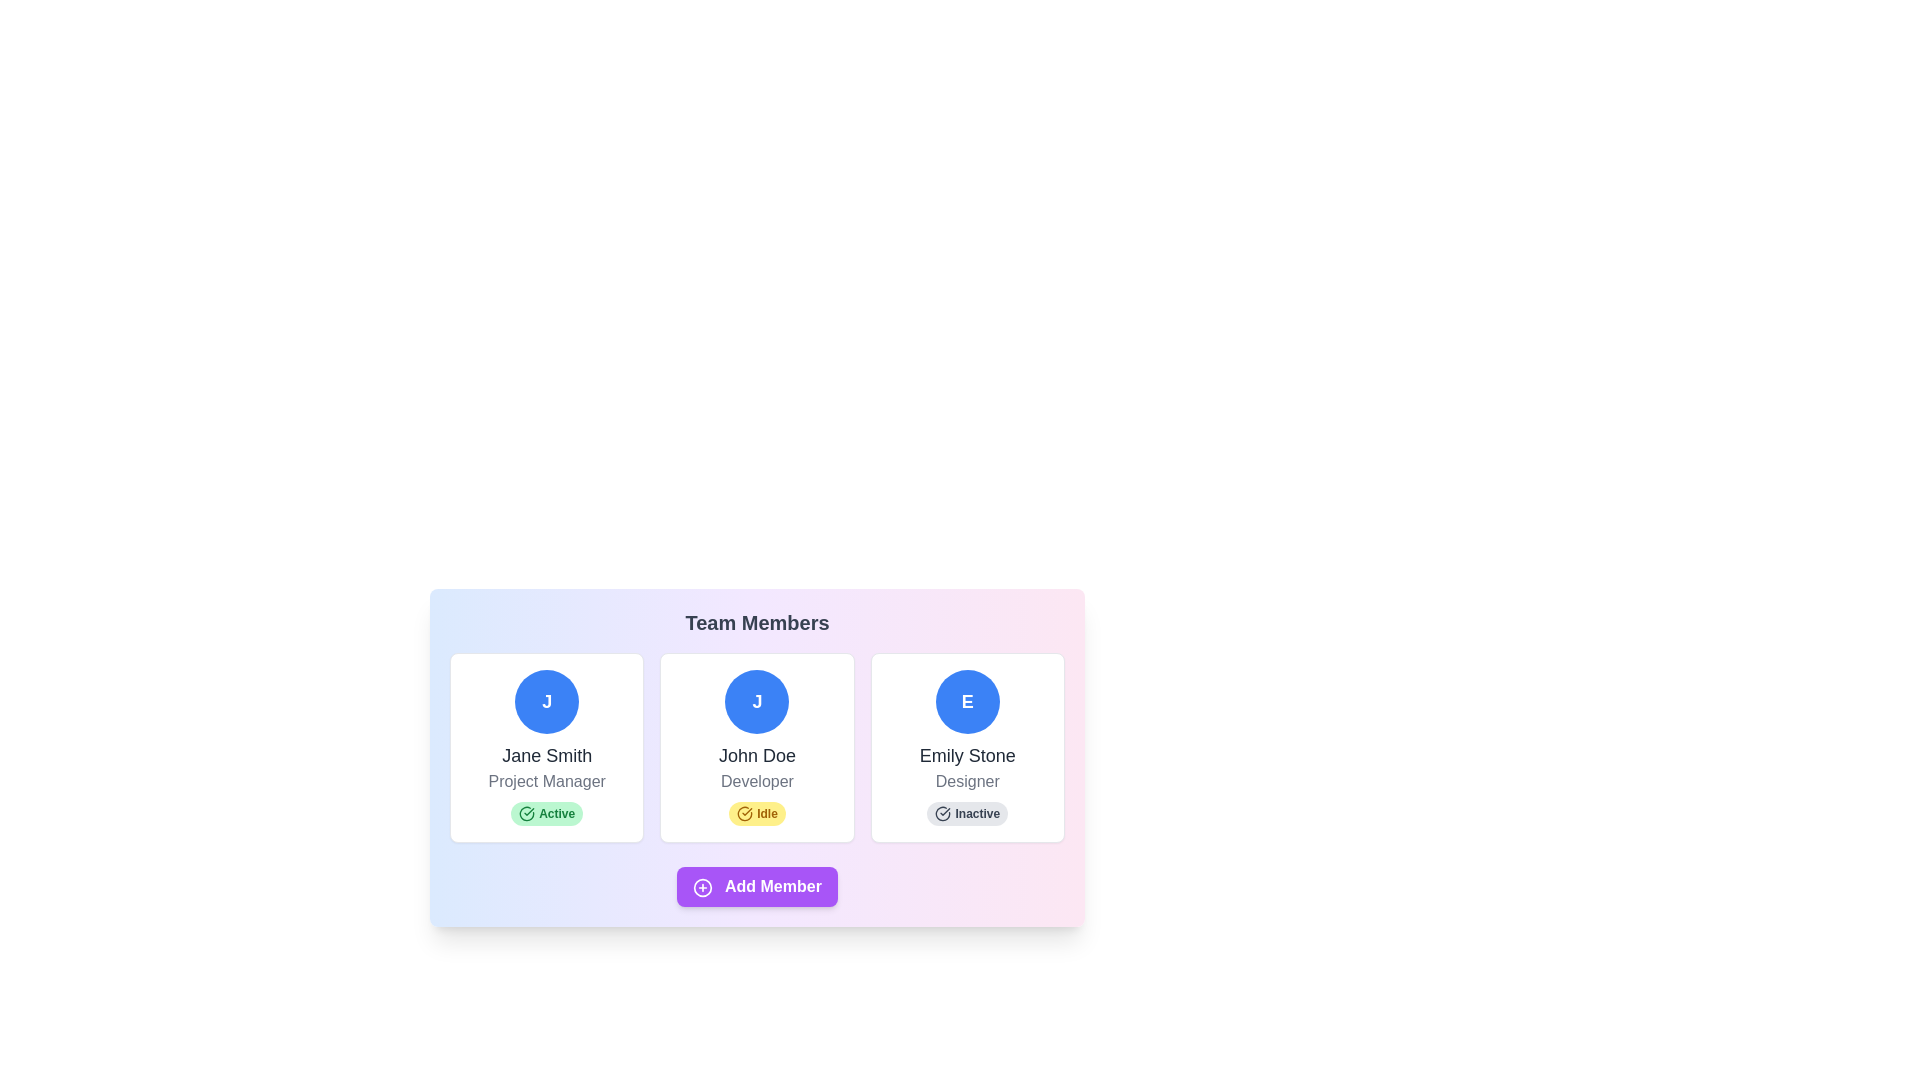  What do you see at coordinates (967, 701) in the screenshot?
I see `the Avatar Badge for 'Emily Stone'` at bounding box center [967, 701].